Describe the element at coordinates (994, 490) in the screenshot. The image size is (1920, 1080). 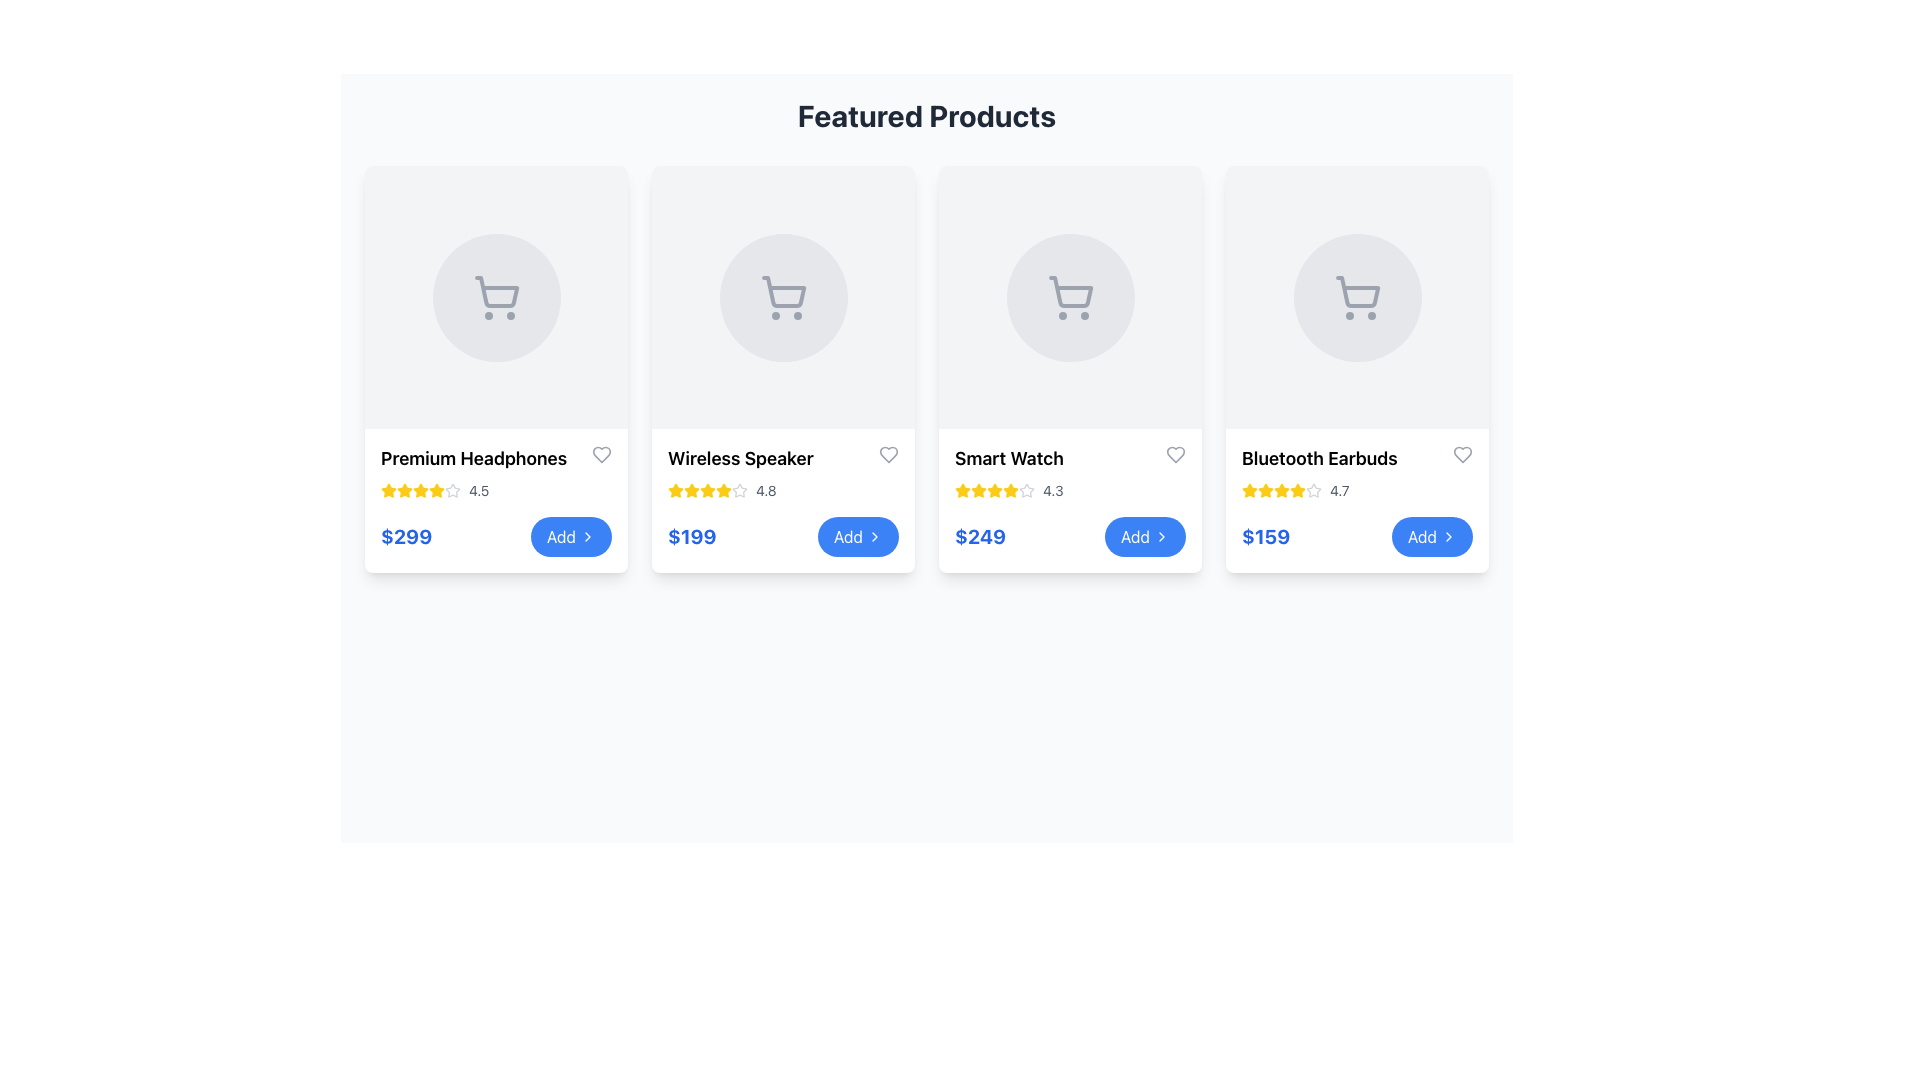
I see `the third star icon in the 5-star rating system located beneath the 'Smart Watch' product card` at that location.